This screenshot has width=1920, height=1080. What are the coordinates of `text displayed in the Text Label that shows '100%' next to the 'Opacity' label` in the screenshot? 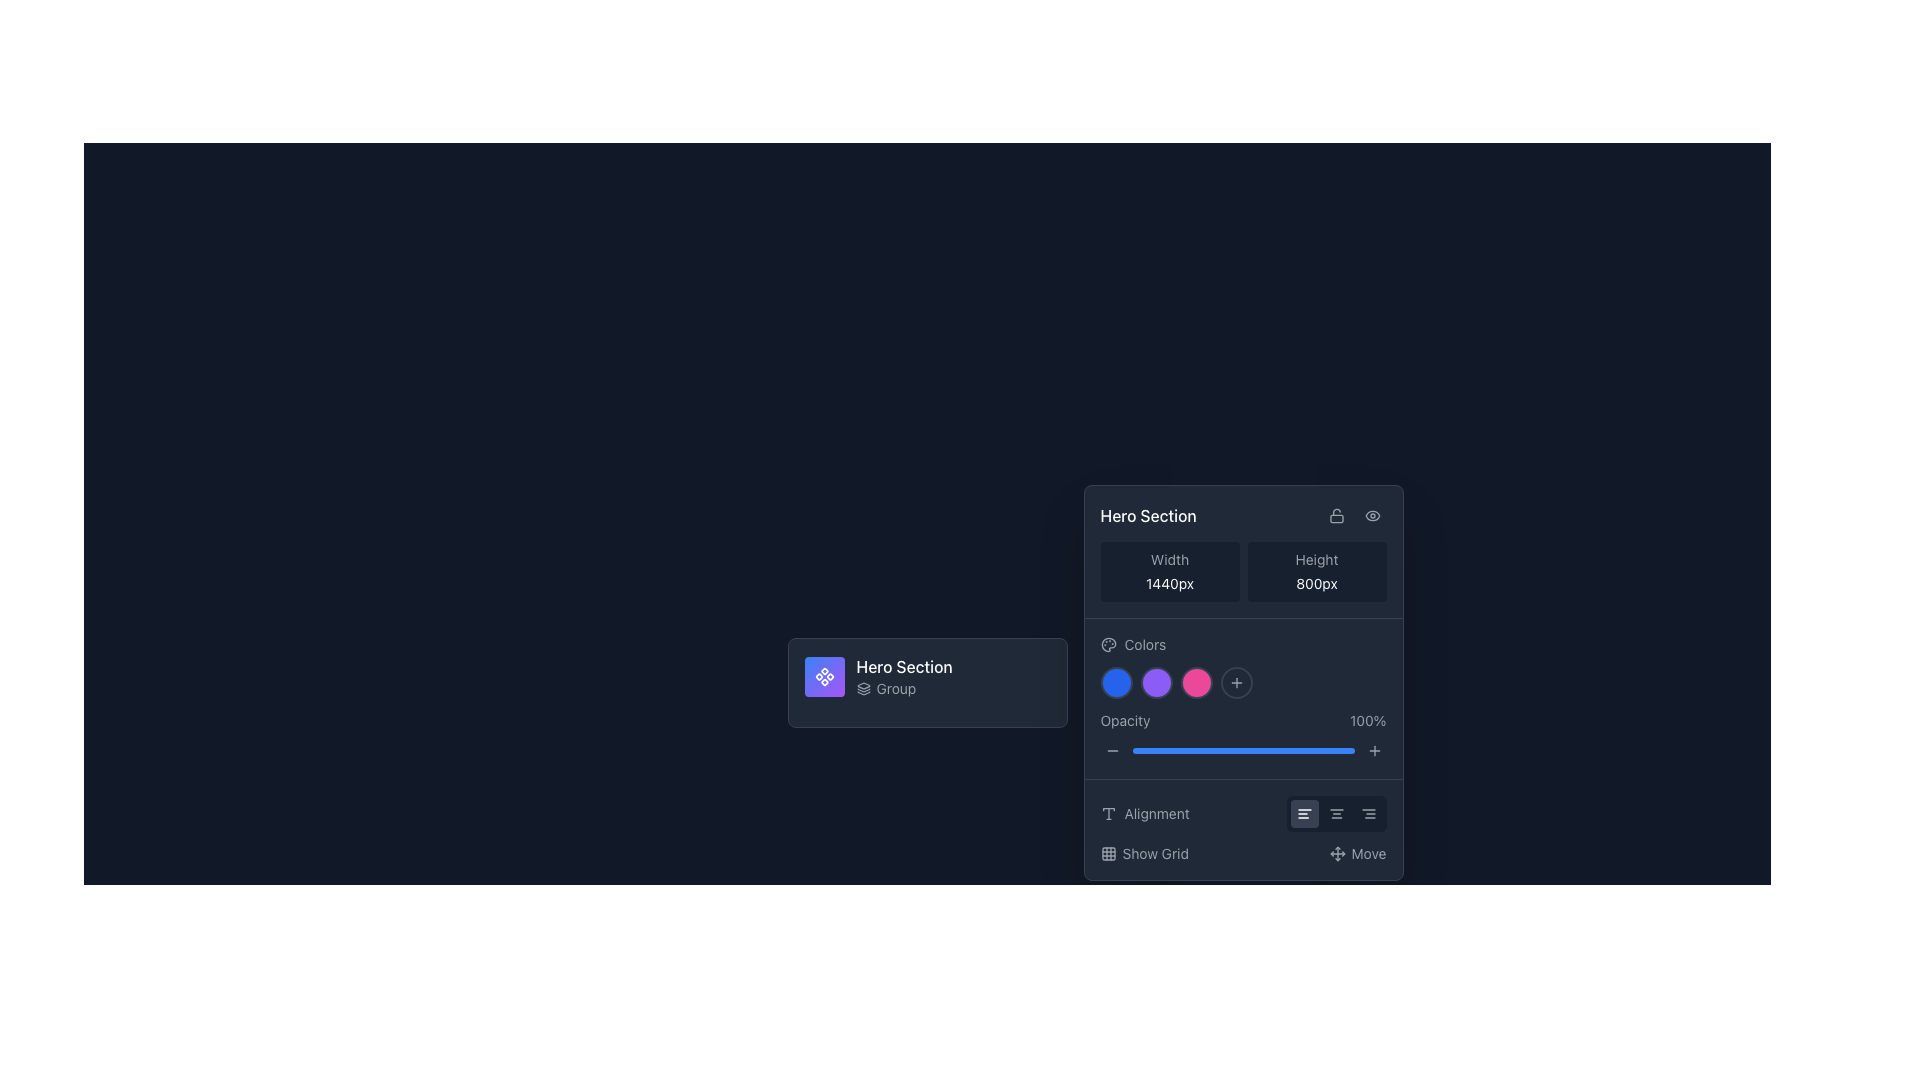 It's located at (1367, 721).